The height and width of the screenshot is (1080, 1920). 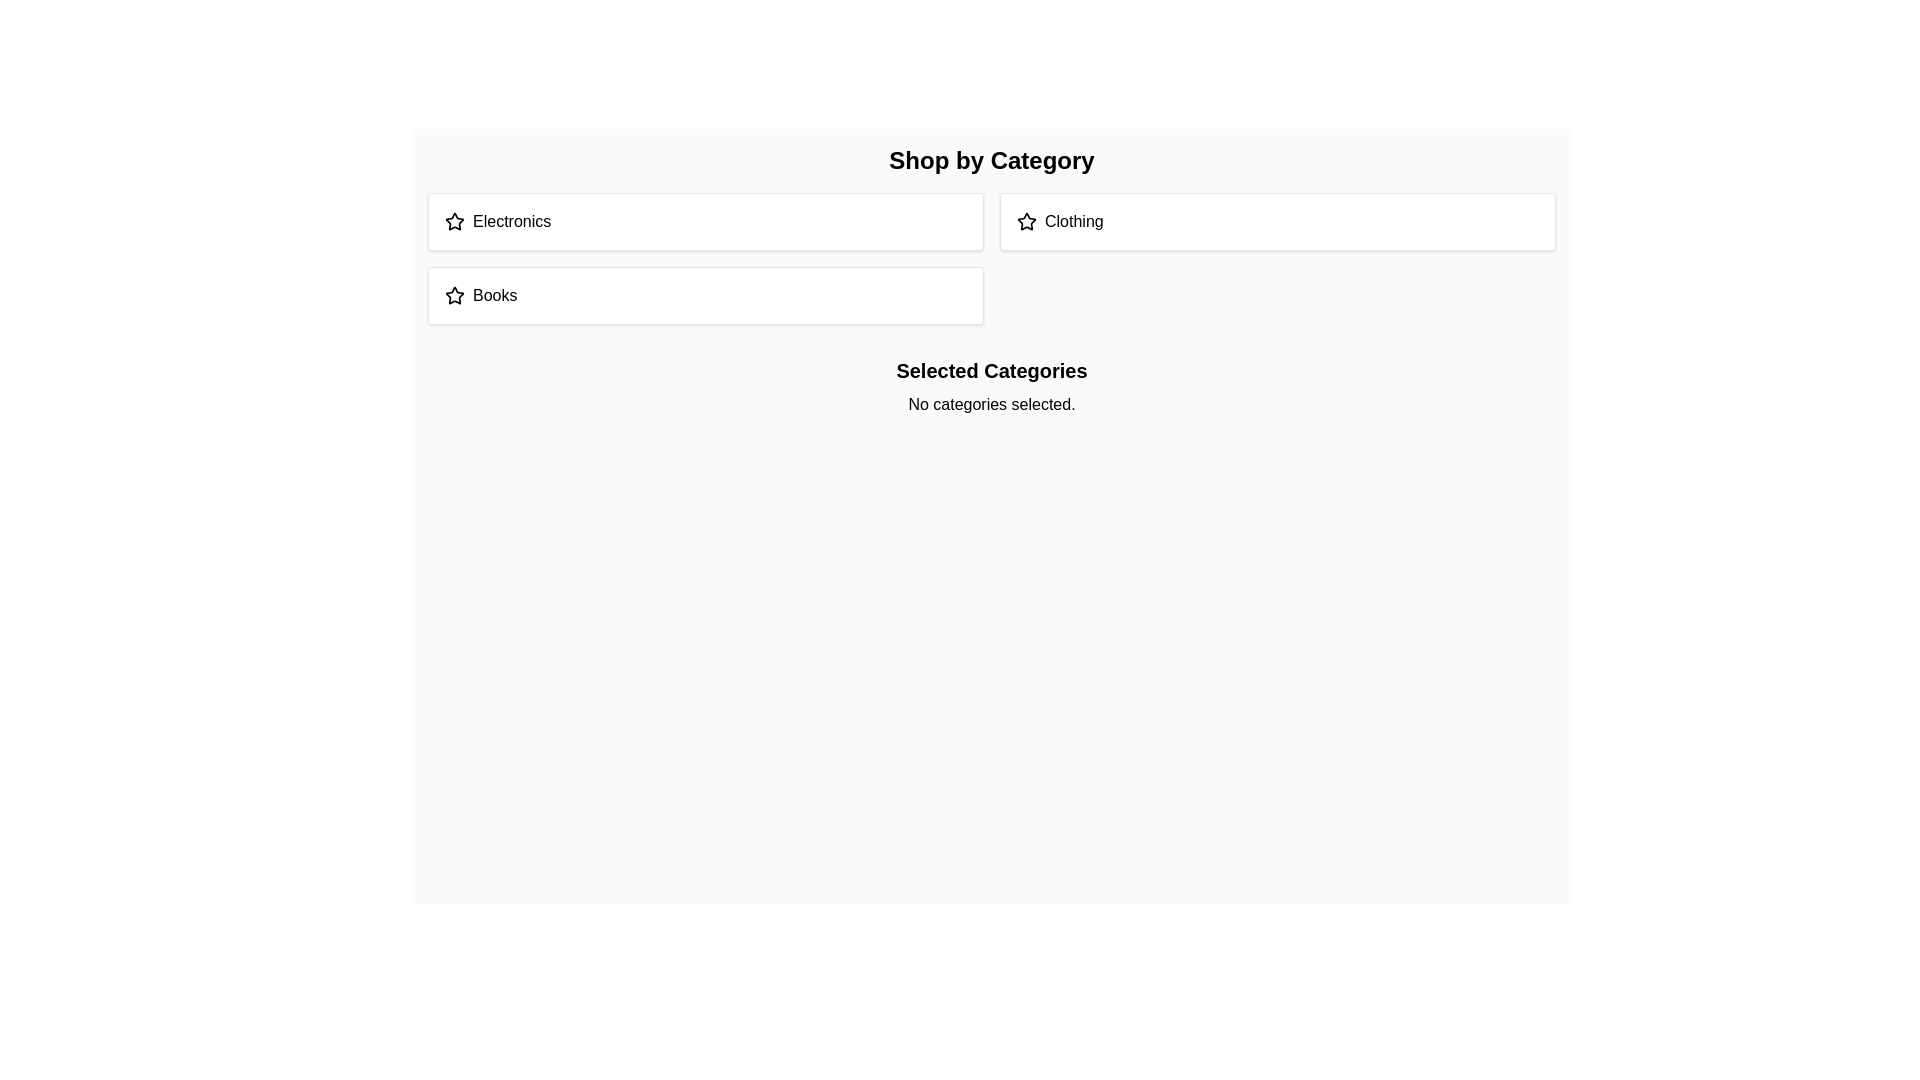 What do you see at coordinates (1027, 222) in the screenshot?
I see `the favorite icon located to the left of the 'Clothing' label in the 'Shop by Category' section` at bounding box center [1027, 222].